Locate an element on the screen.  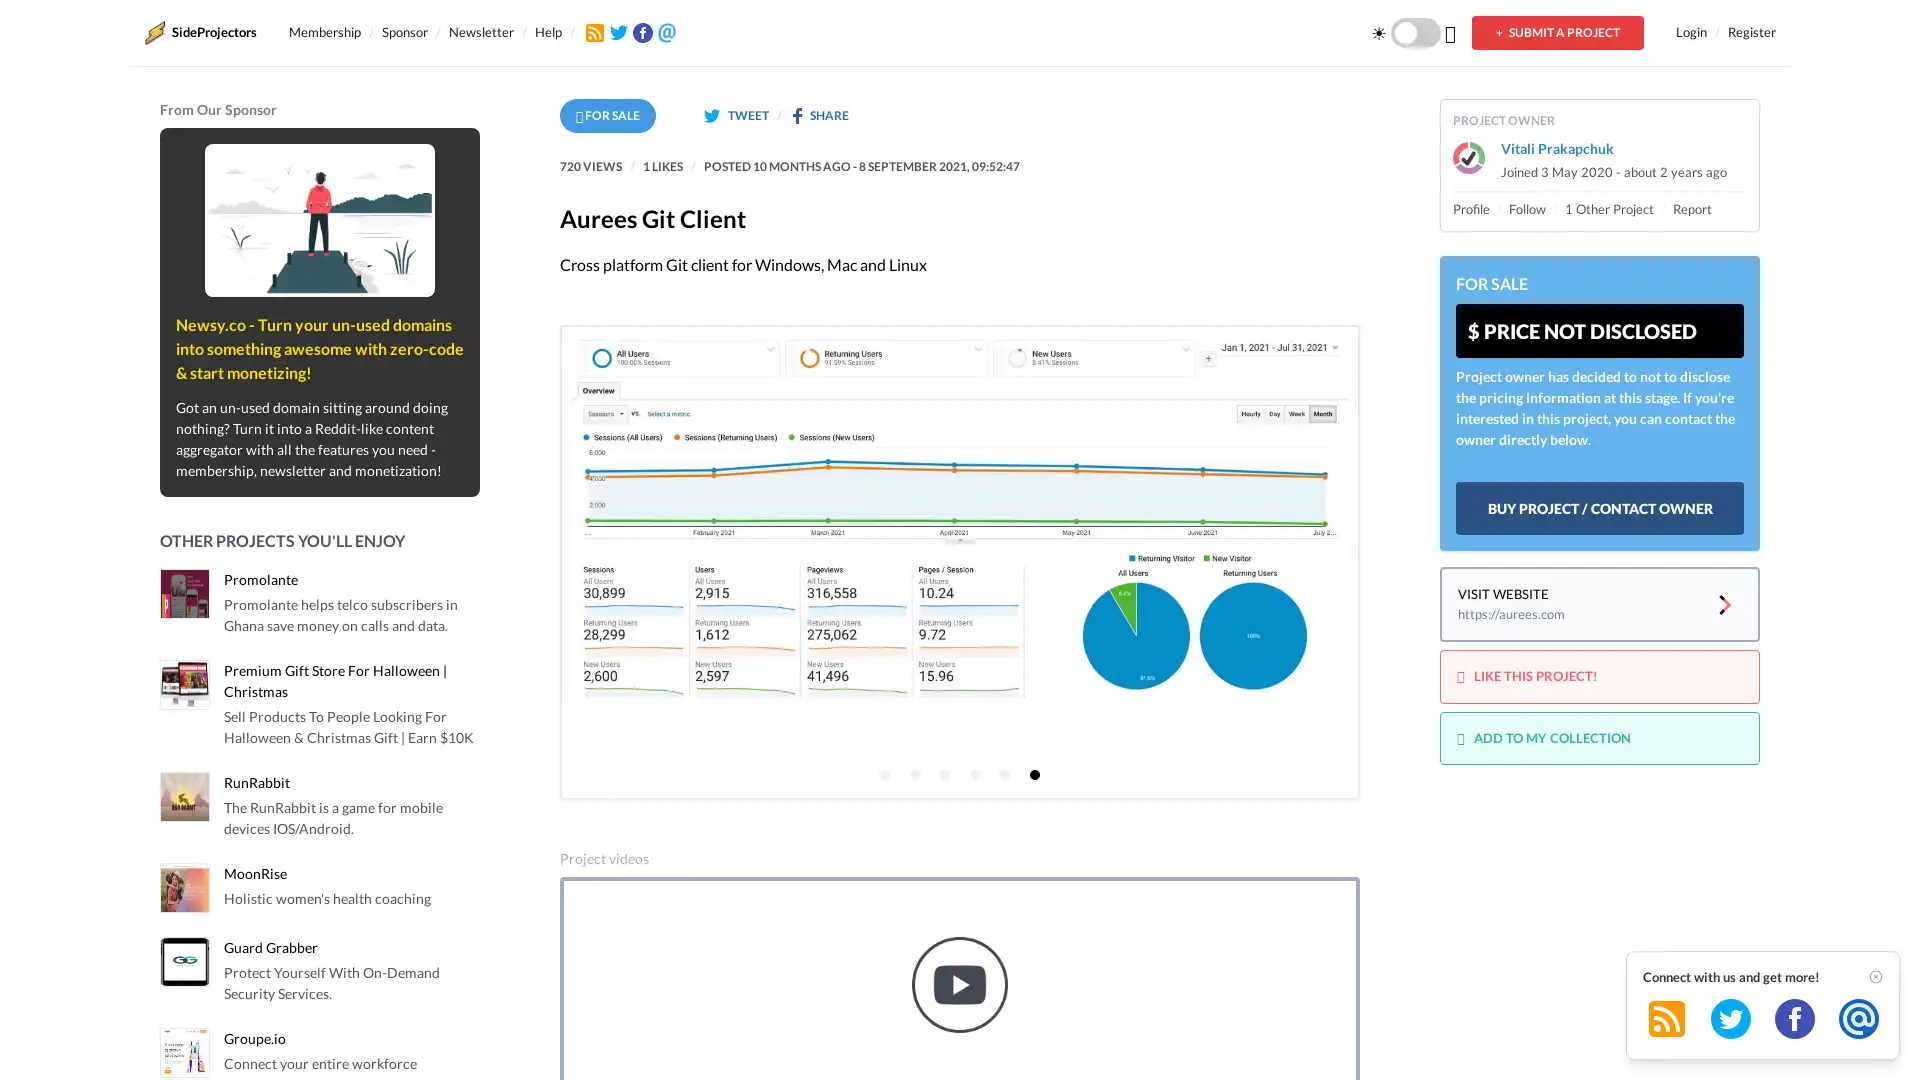
ADD TO MY COLLECTION is located at coordinates (1598, 737).